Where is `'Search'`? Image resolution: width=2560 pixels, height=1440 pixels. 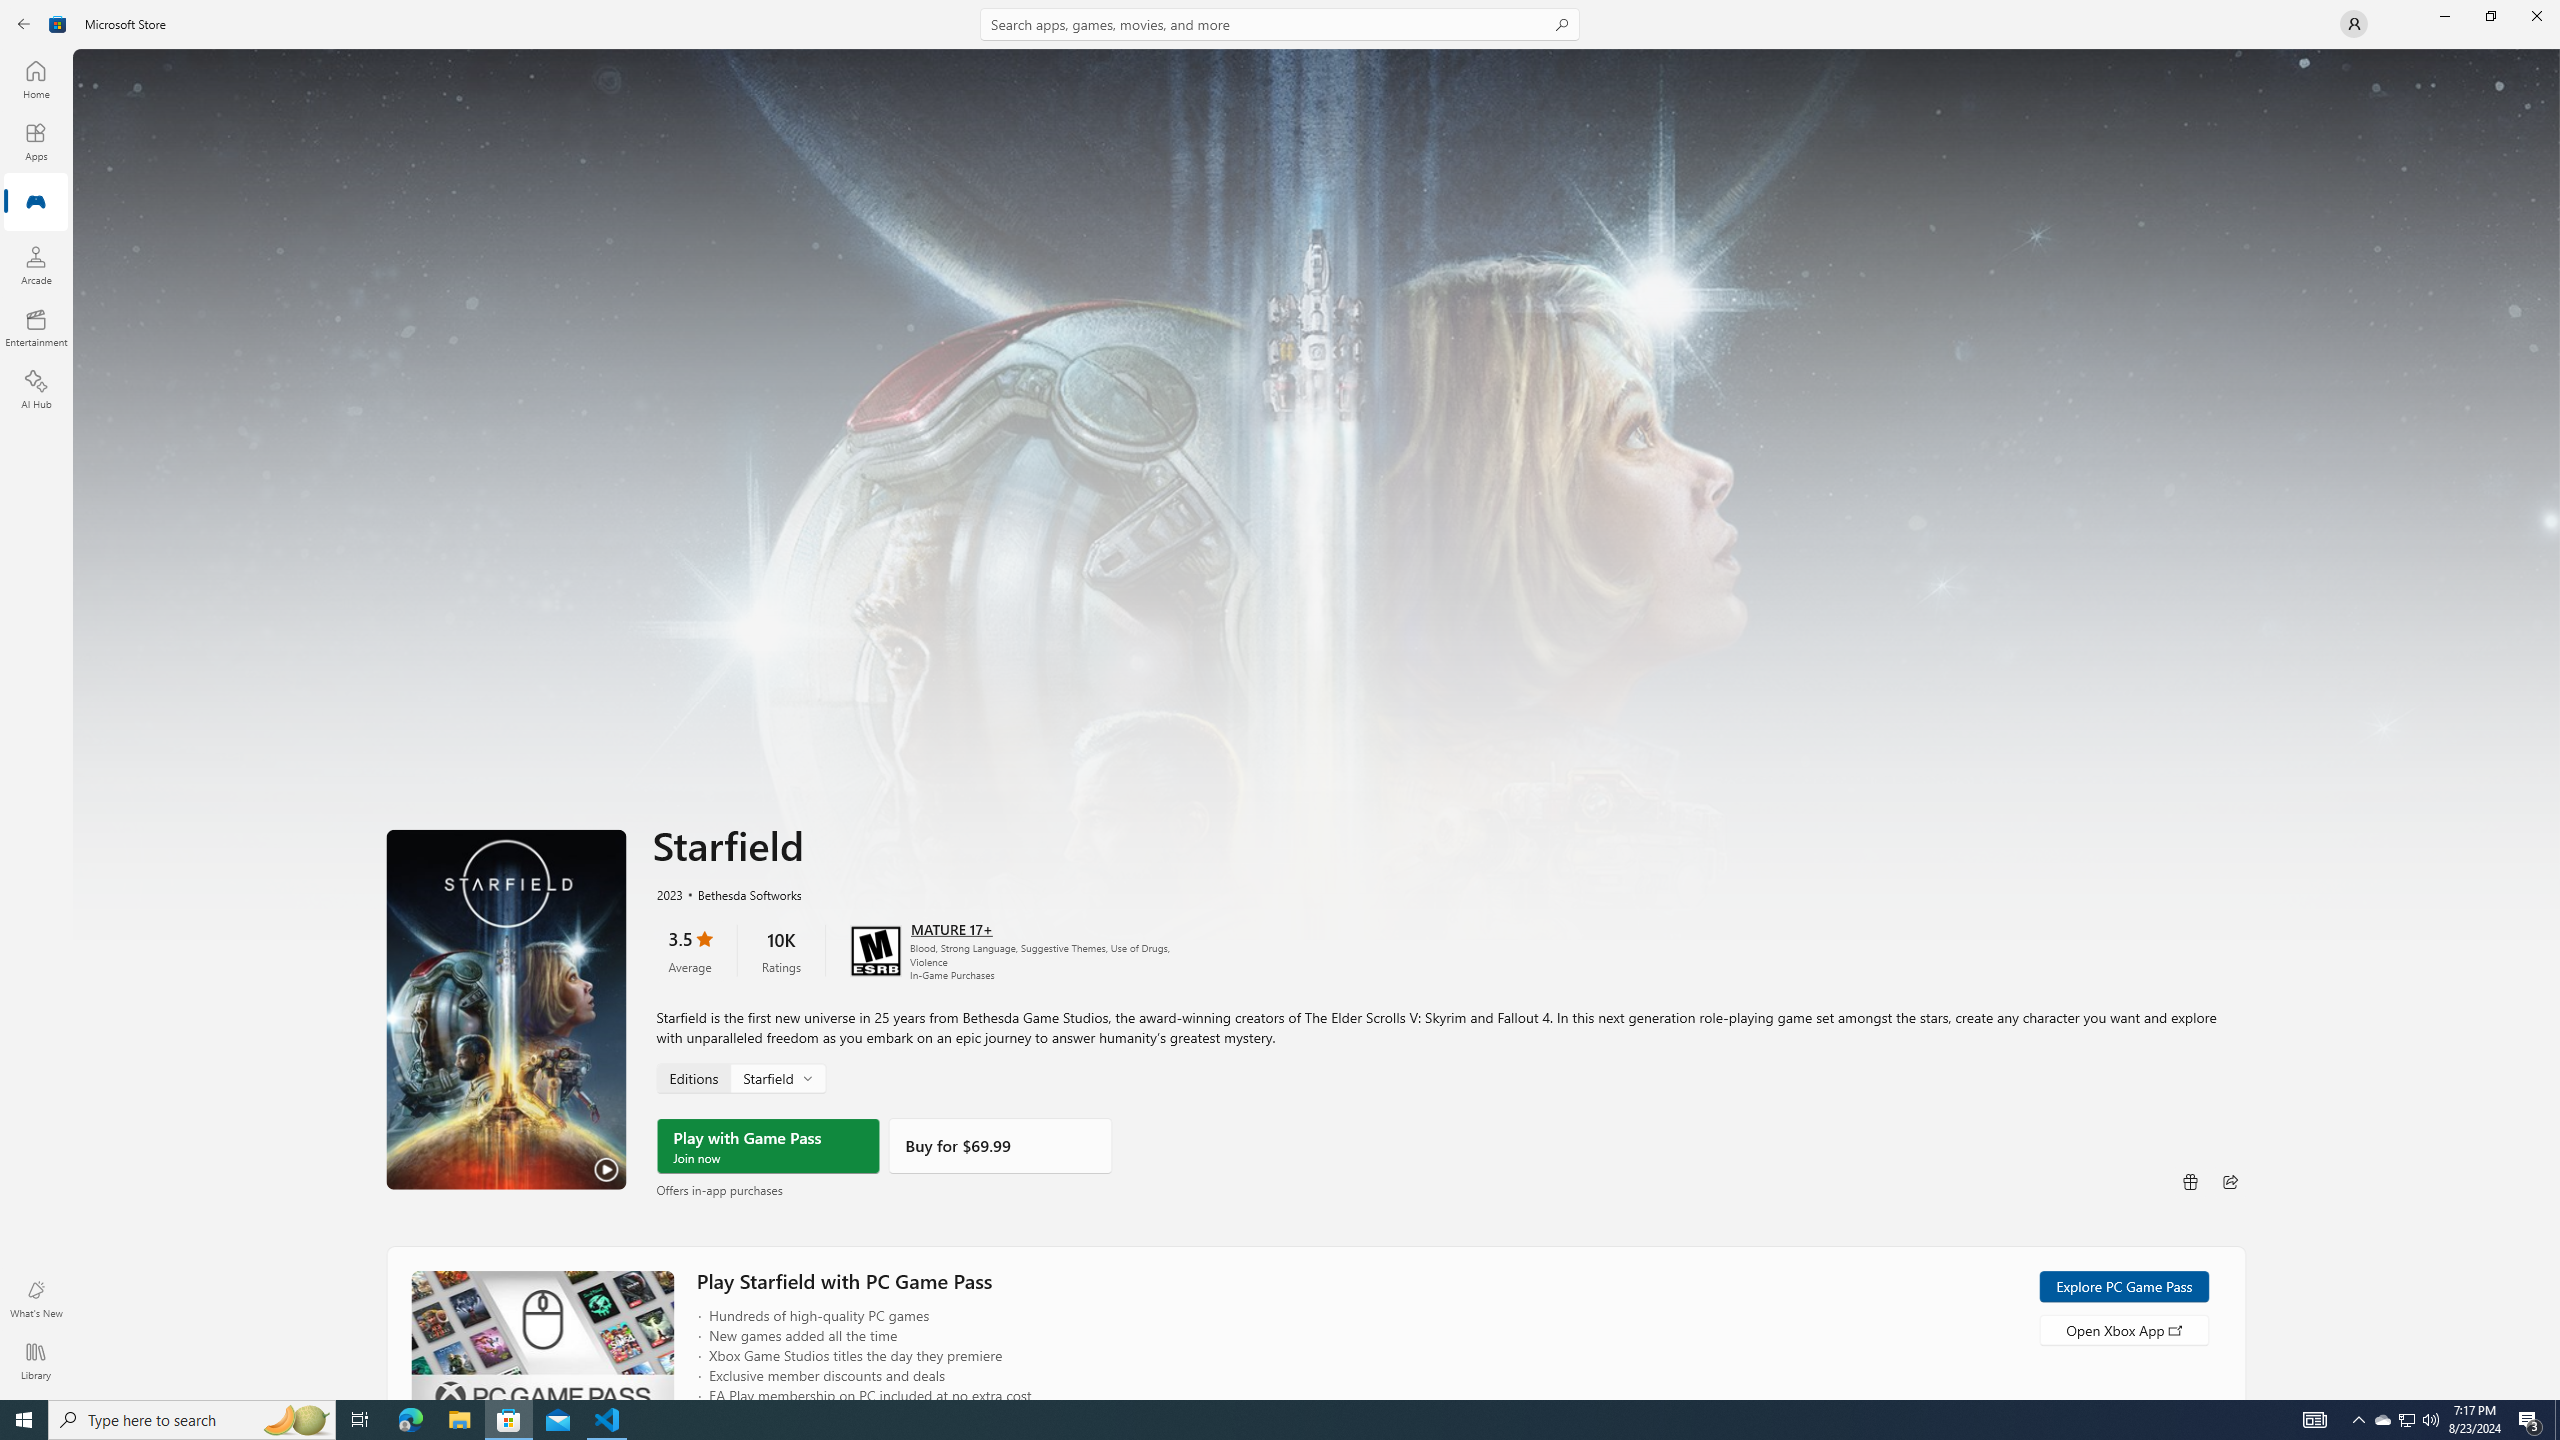 'Search' is located at coordinates (1280, 23).